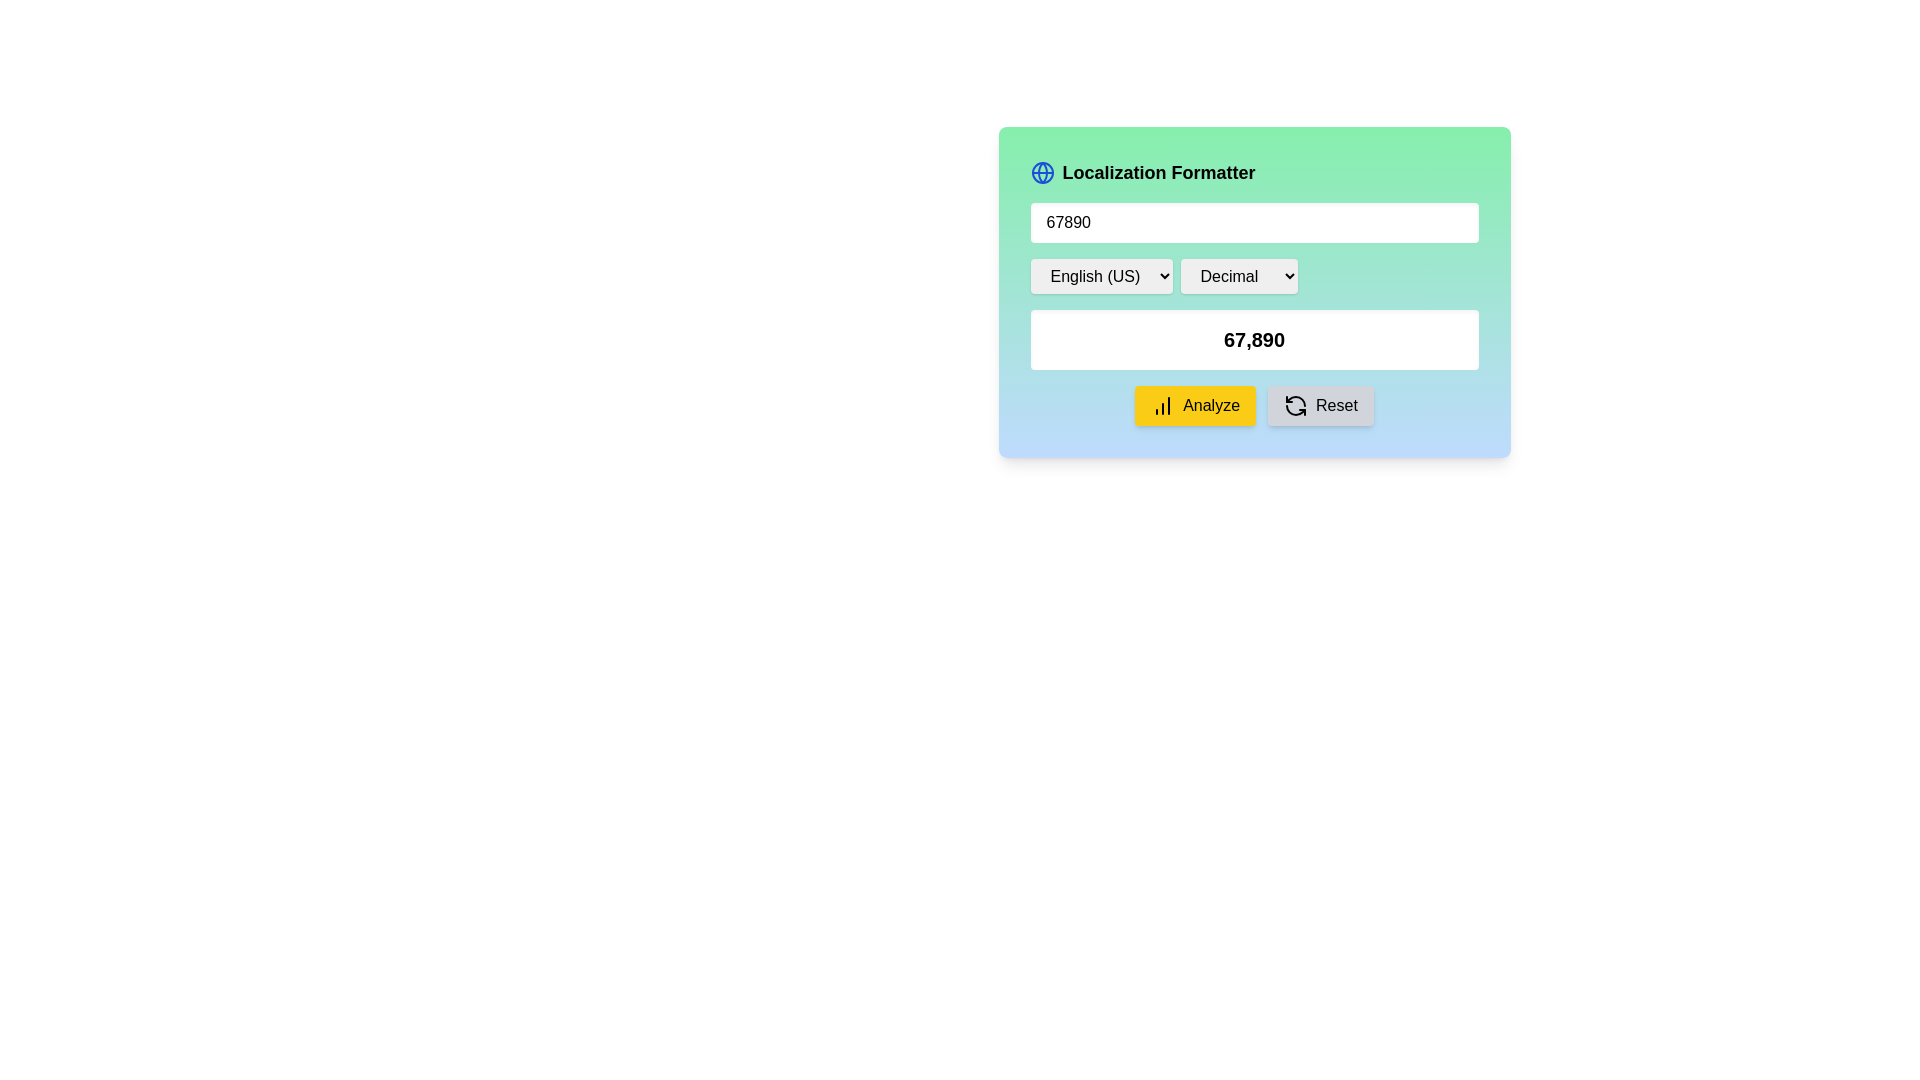  Describe the element at coordinates (1237, 276) in the screenshot. I see `the 'Decimal' dropdown menu` at that location.